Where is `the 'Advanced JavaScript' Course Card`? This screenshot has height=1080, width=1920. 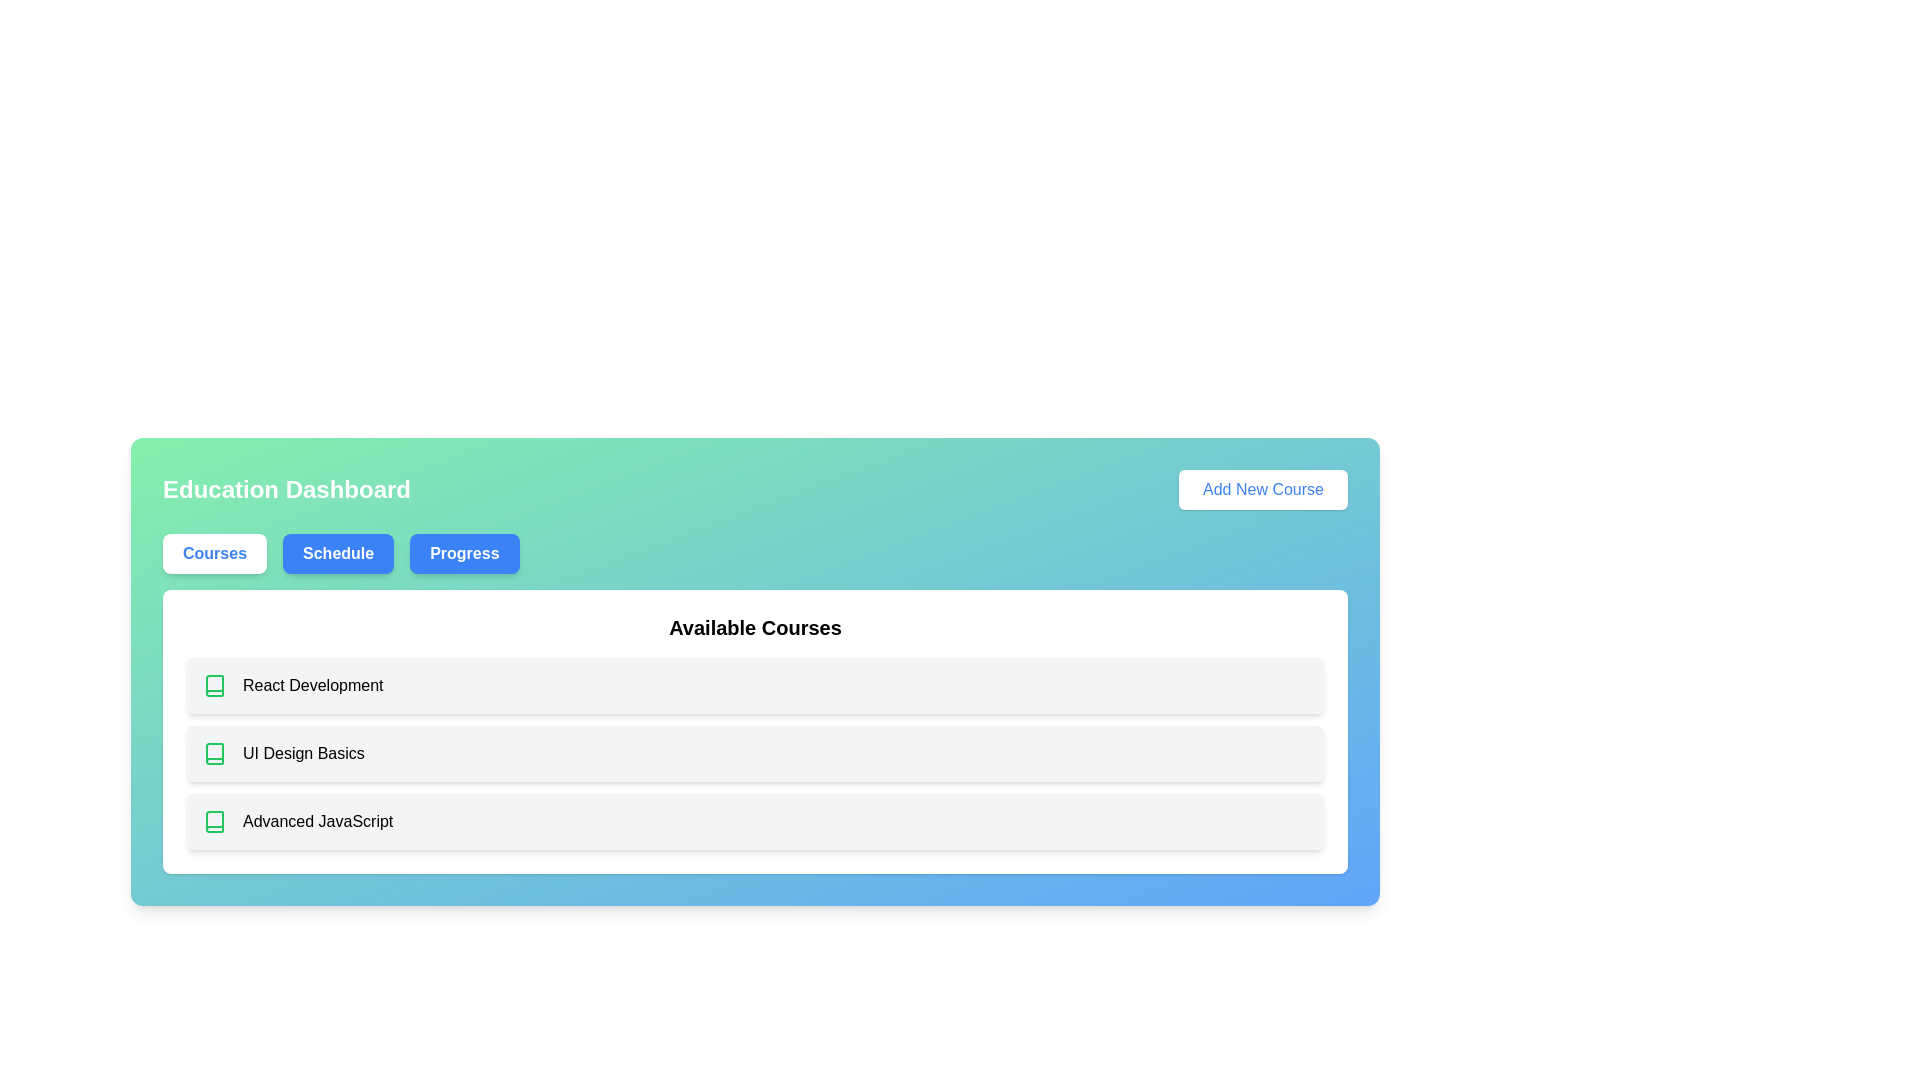 the 'Advanced JavaScript' Course Card is located at coordinates (754, 821).